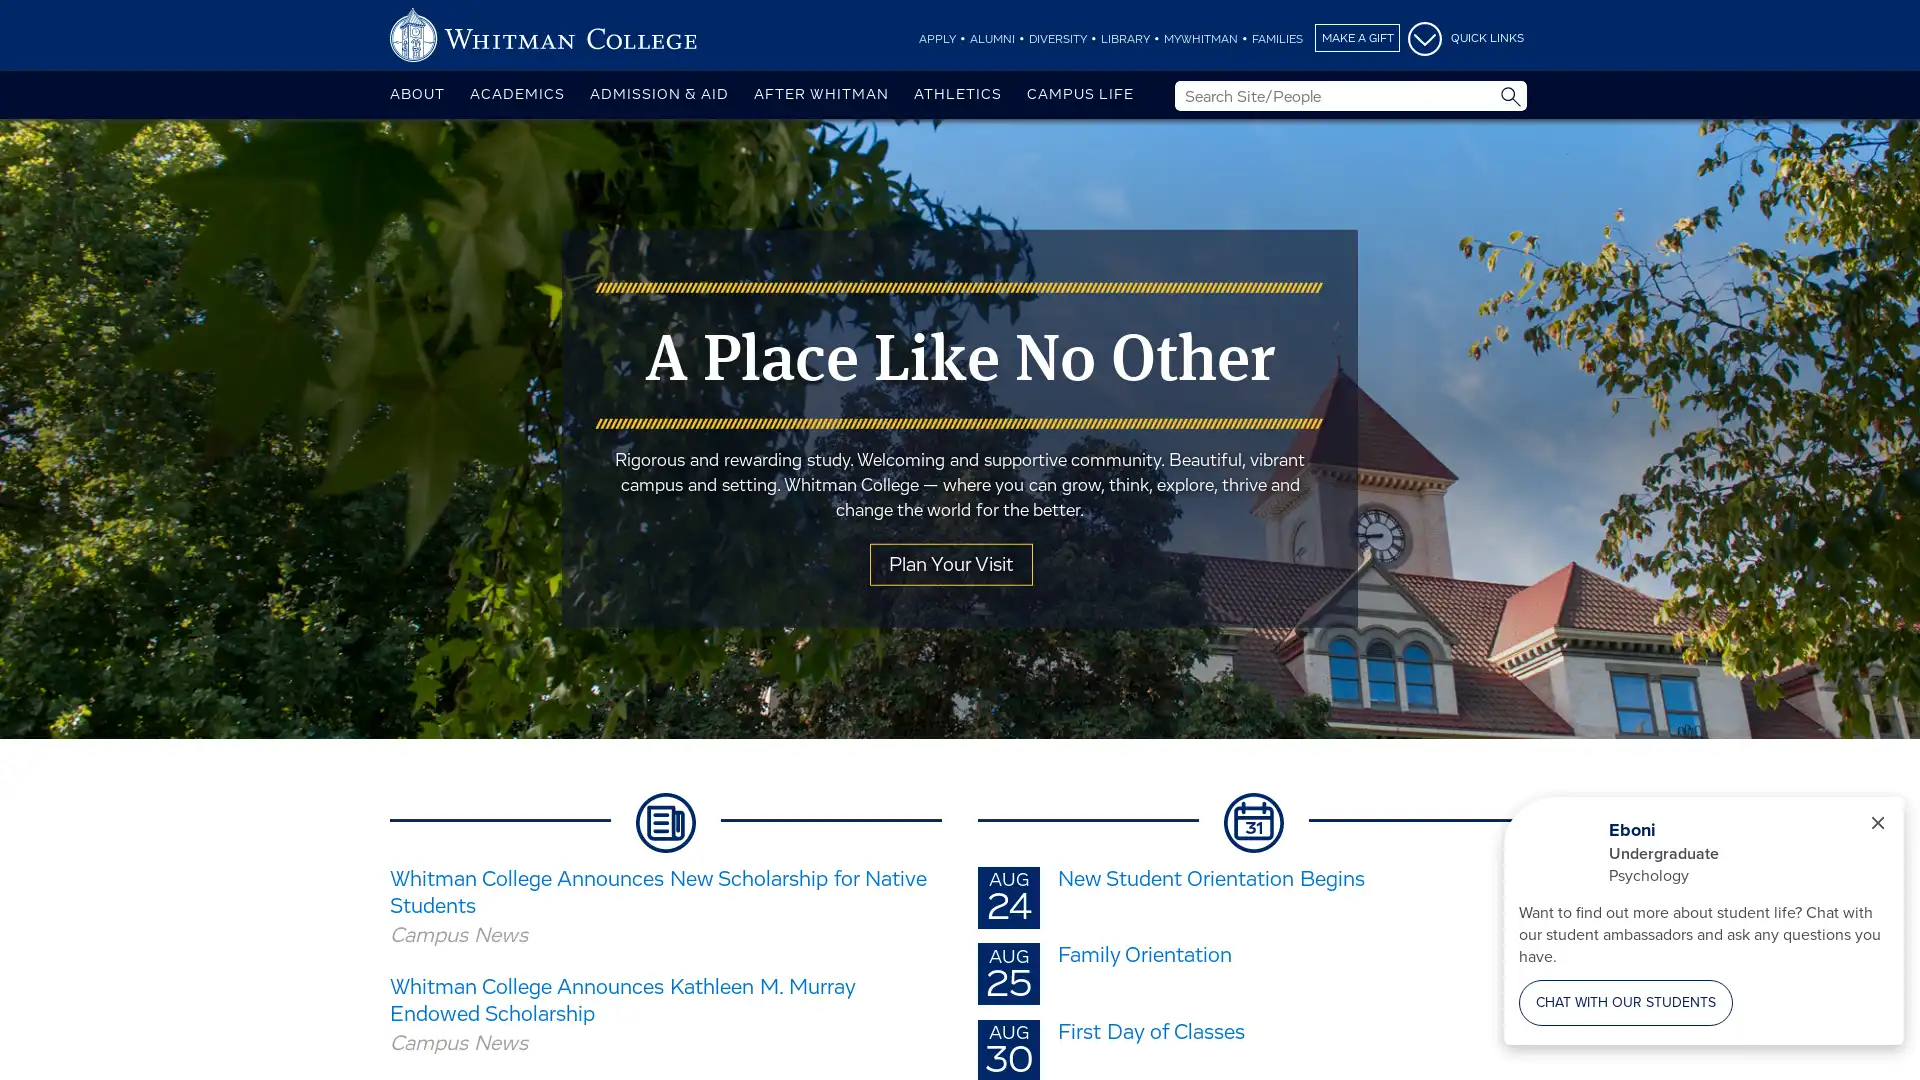 This screenshot has width=1920, height=1080. I want to click on People, so click(1576, 95).